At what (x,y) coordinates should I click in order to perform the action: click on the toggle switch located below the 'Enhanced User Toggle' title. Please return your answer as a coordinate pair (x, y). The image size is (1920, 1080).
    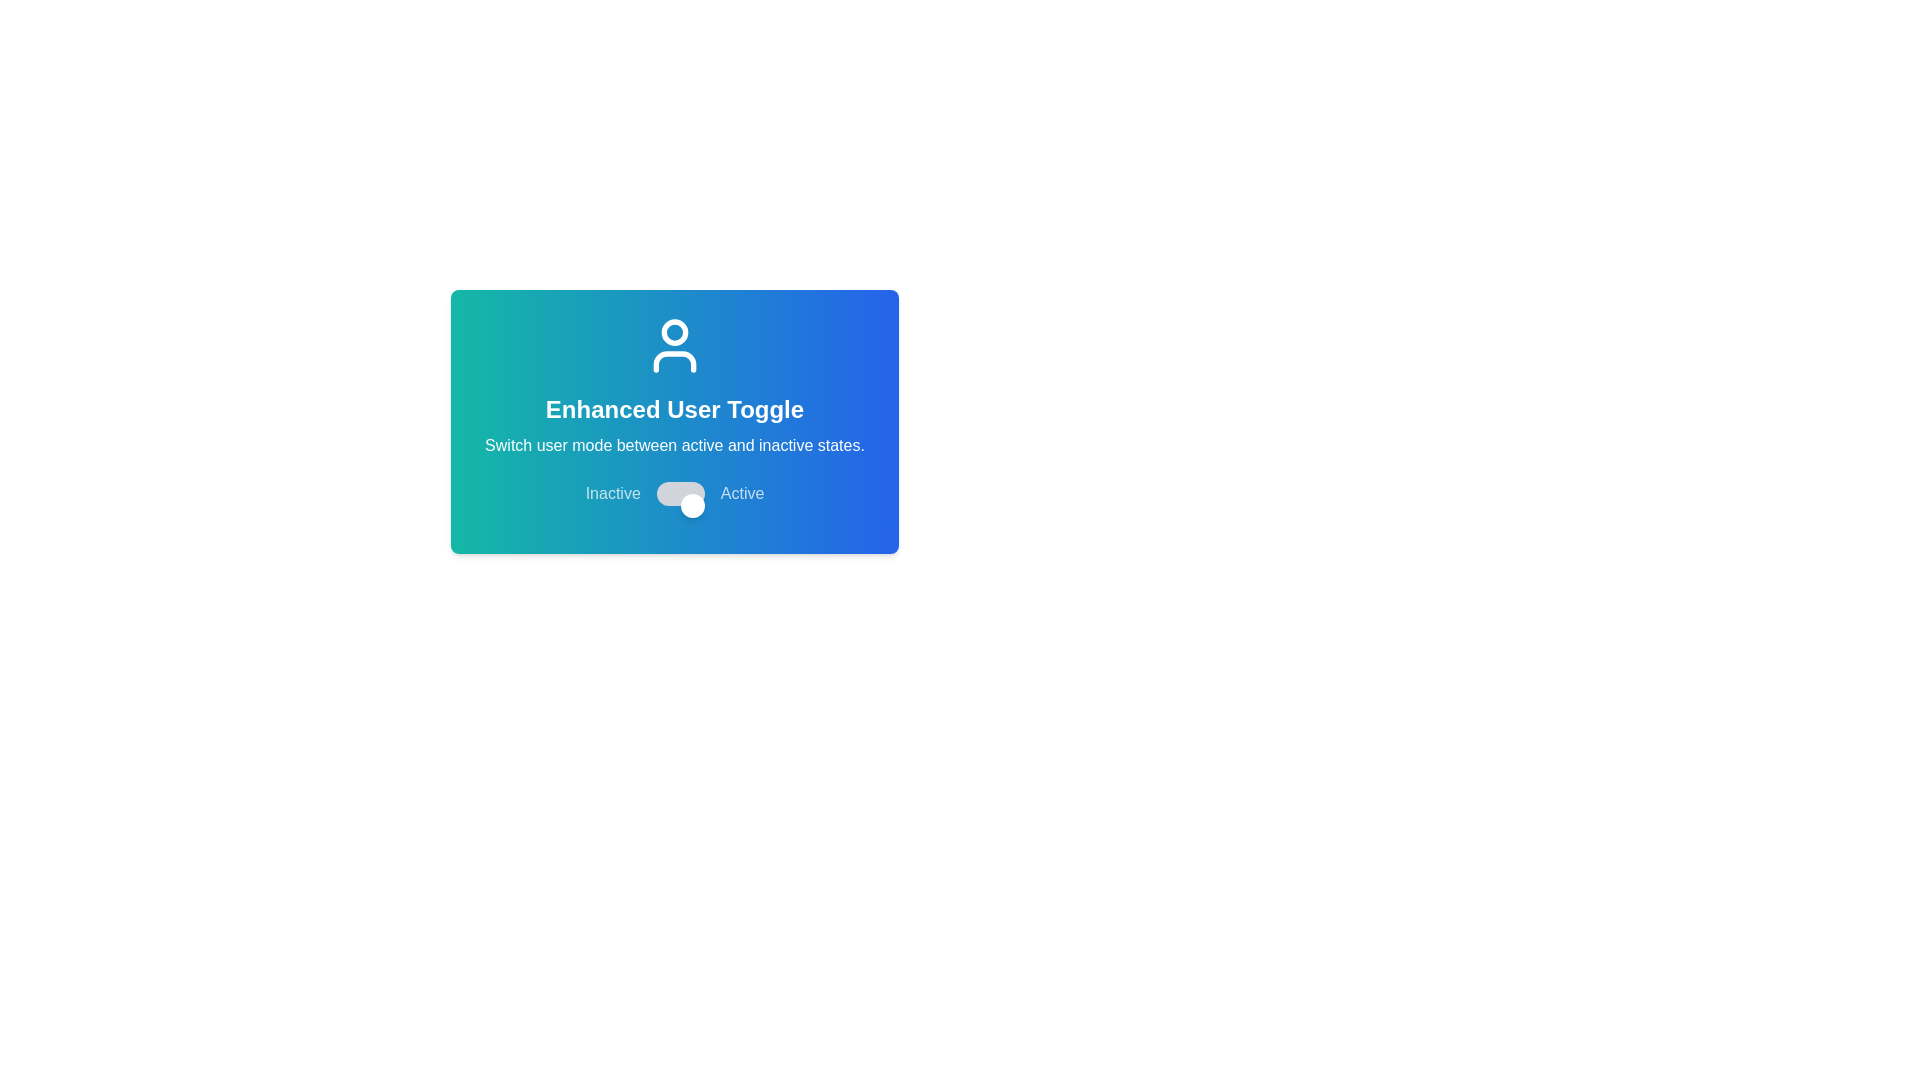
    Looking at the image, I should click on (680, 493).